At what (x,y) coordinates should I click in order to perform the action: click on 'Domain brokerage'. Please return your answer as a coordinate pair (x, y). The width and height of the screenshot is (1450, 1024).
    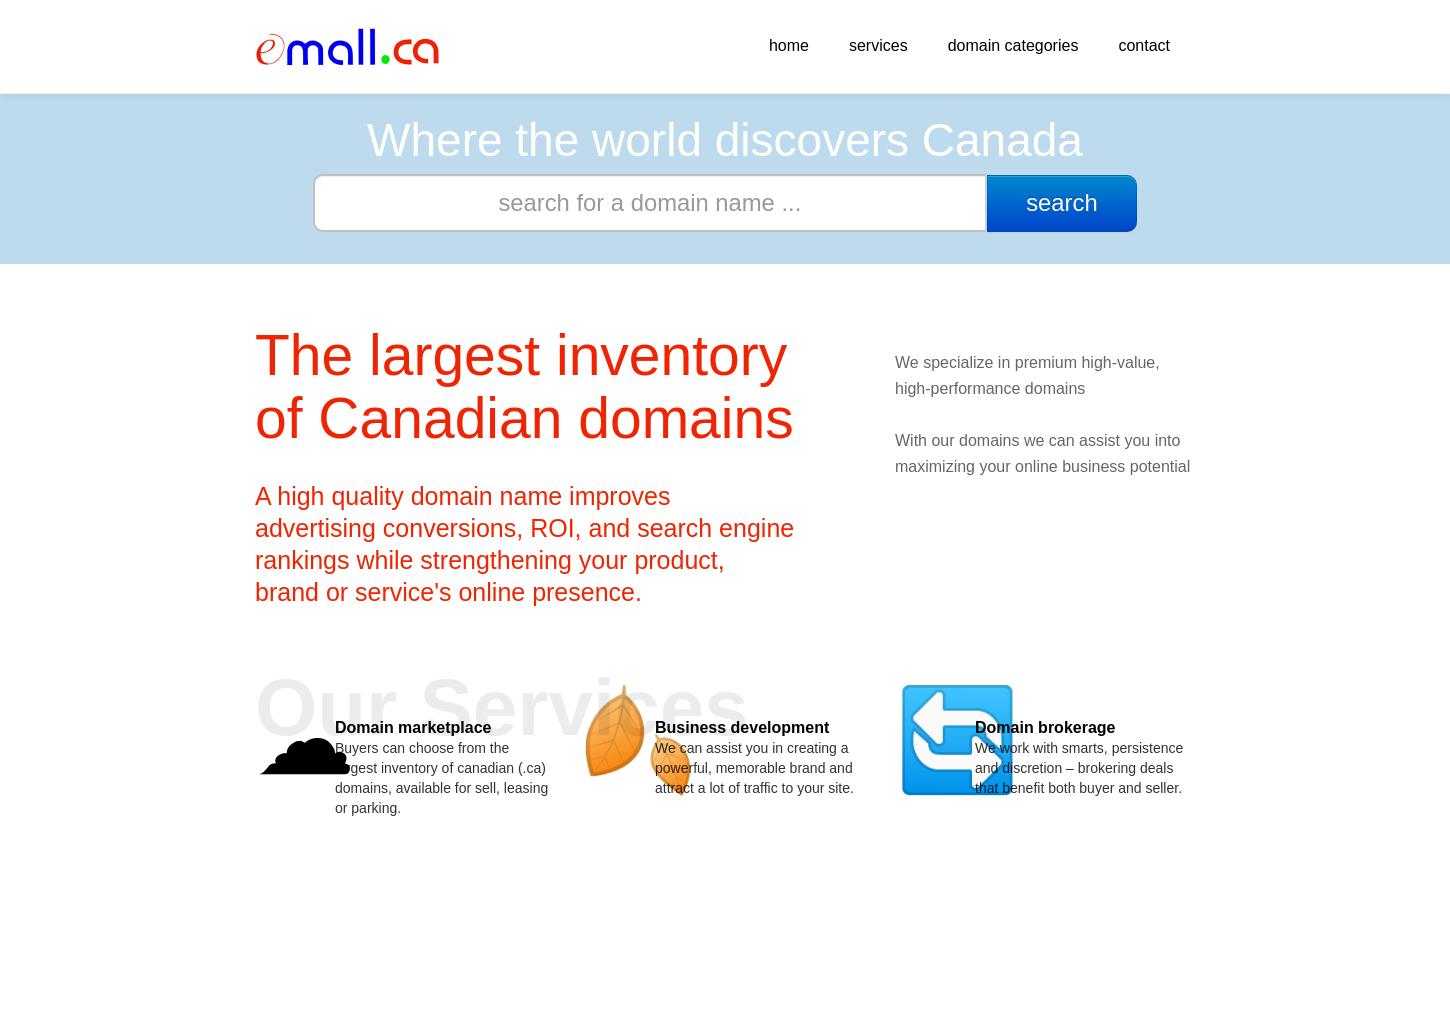
    Looking at the image, I should click on (1045, 726).